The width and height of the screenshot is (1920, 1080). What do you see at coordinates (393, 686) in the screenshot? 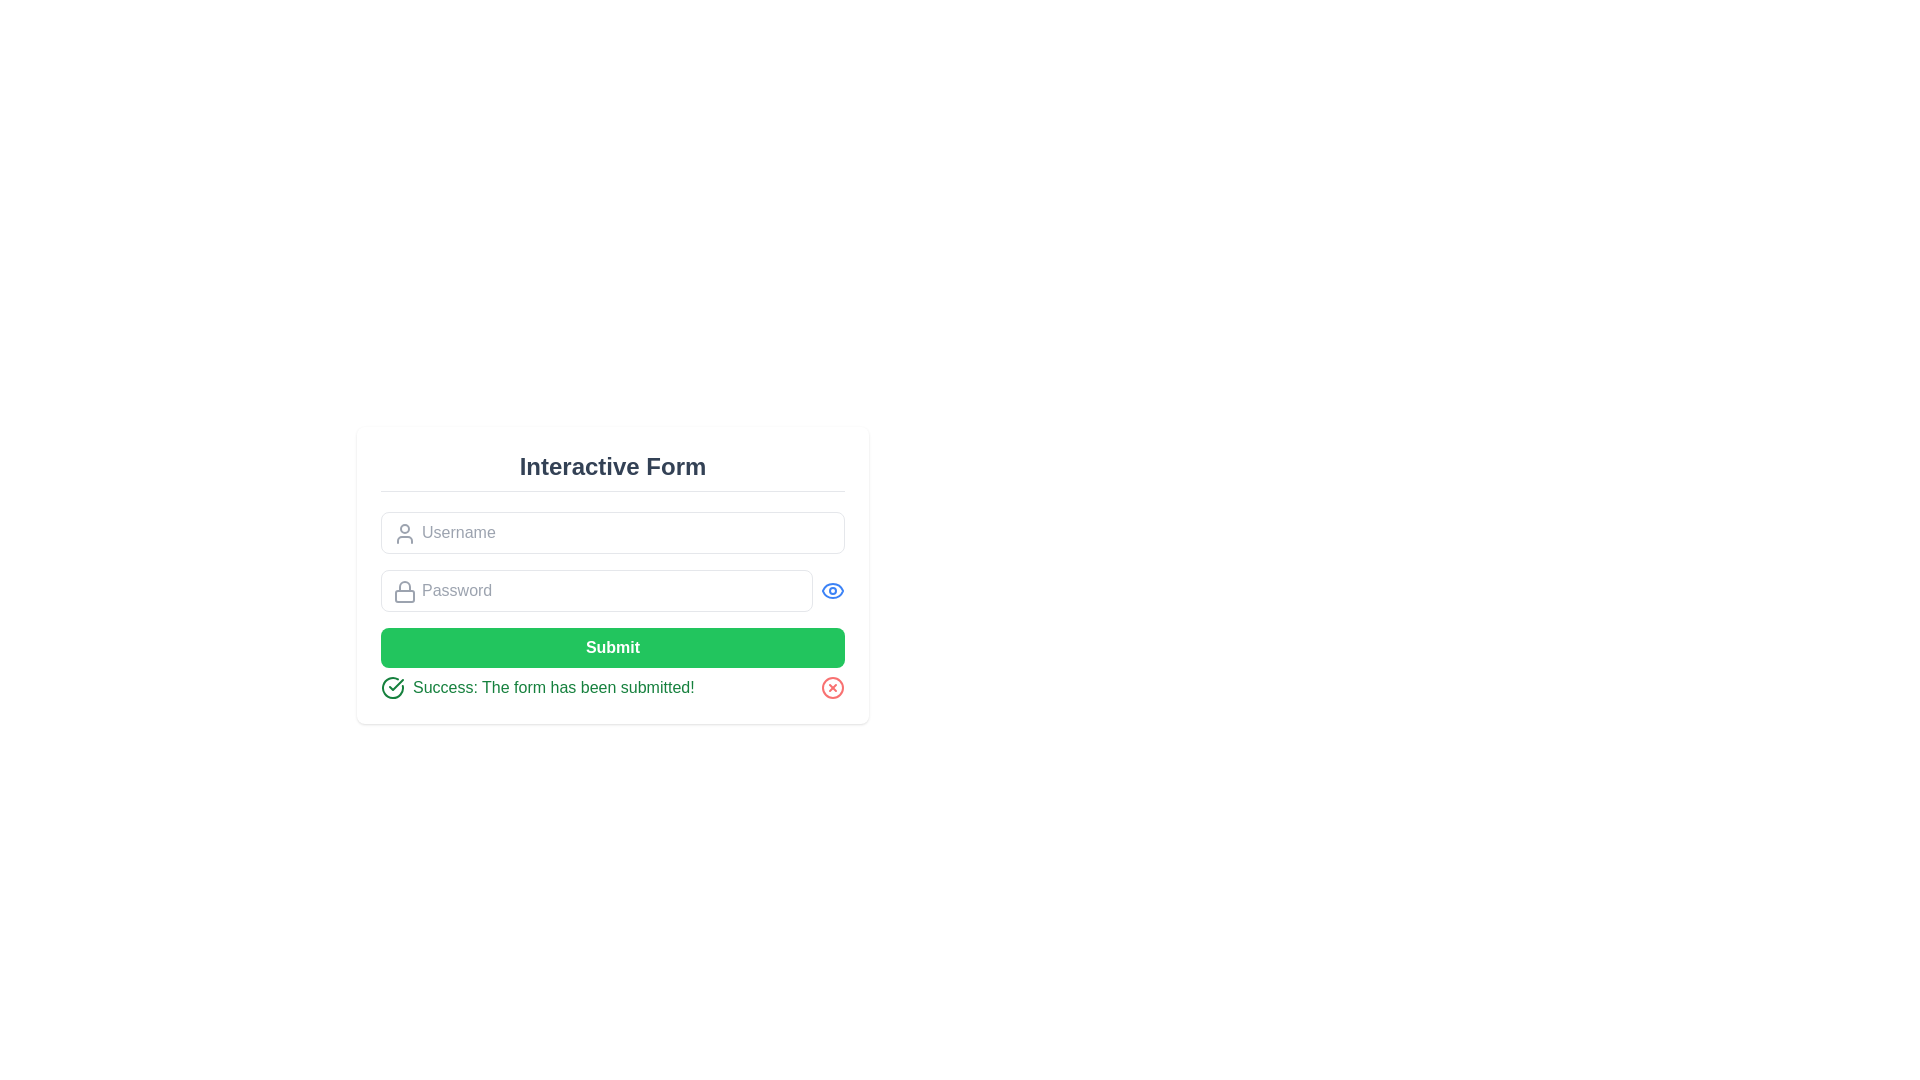
I see `the circular icon with a checkmark, styled with a green outline, which serves as a success indicator located to the left of the success message in the notification bar` at bounding box center [393, 686].